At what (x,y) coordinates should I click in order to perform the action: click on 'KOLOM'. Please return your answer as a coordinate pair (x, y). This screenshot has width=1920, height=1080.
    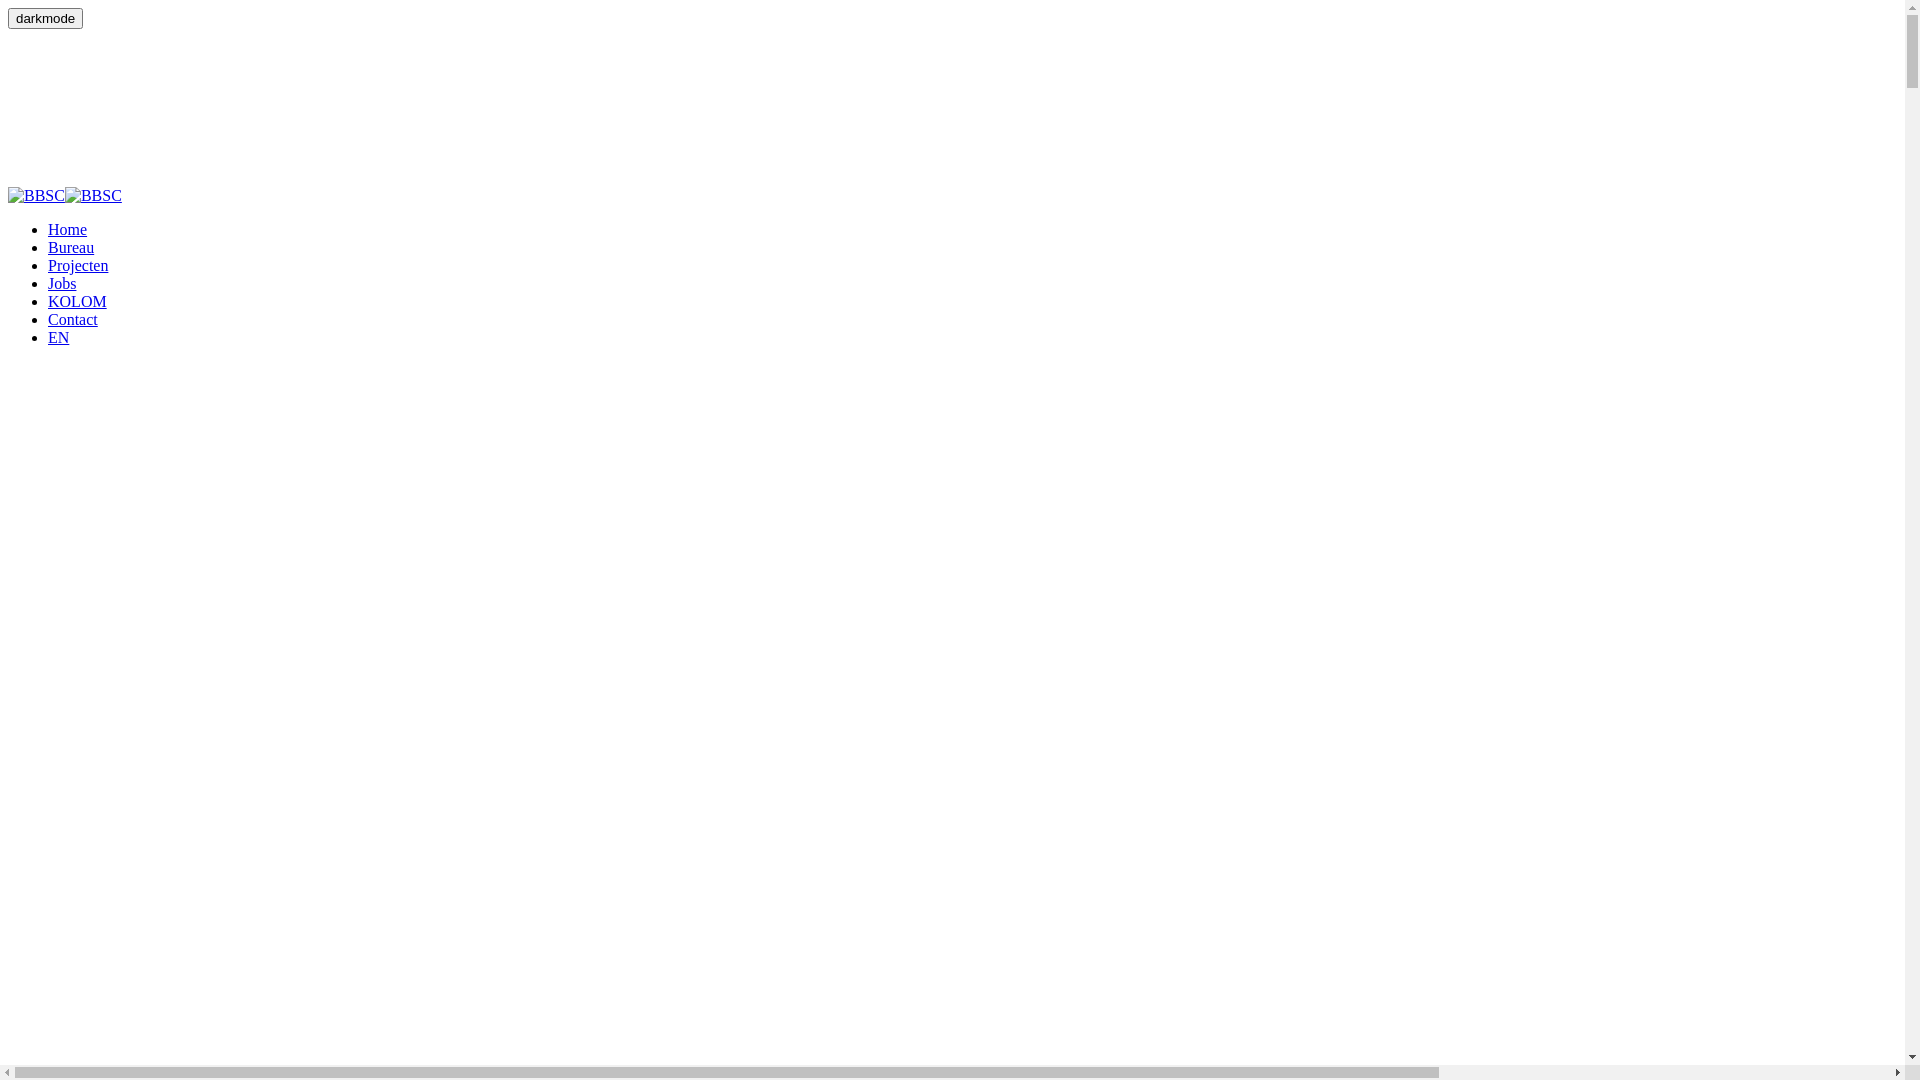
    Looking at the image, I should click on (77, 301).